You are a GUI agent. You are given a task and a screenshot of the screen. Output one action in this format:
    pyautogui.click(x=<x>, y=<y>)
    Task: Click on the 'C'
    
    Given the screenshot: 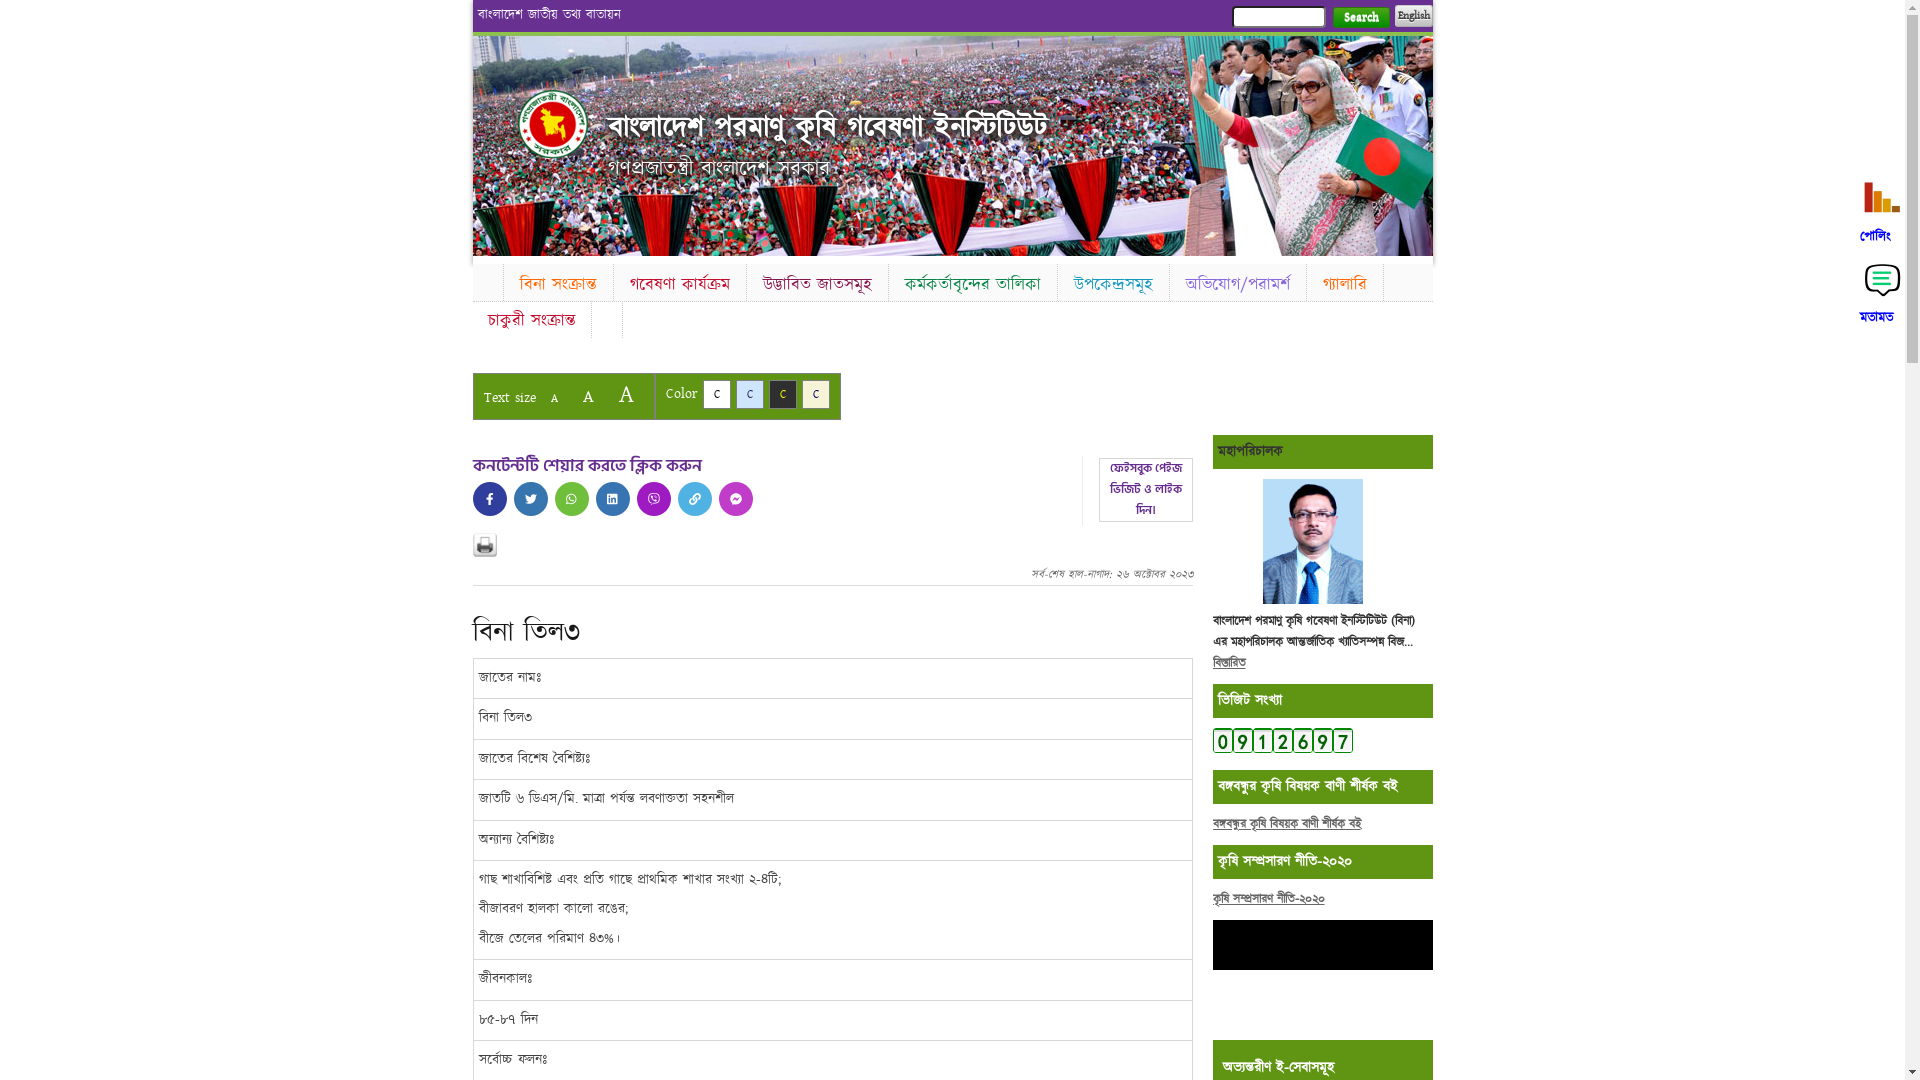 What is the action you would take?
    pyautogui.click(x=715, y=394)
    